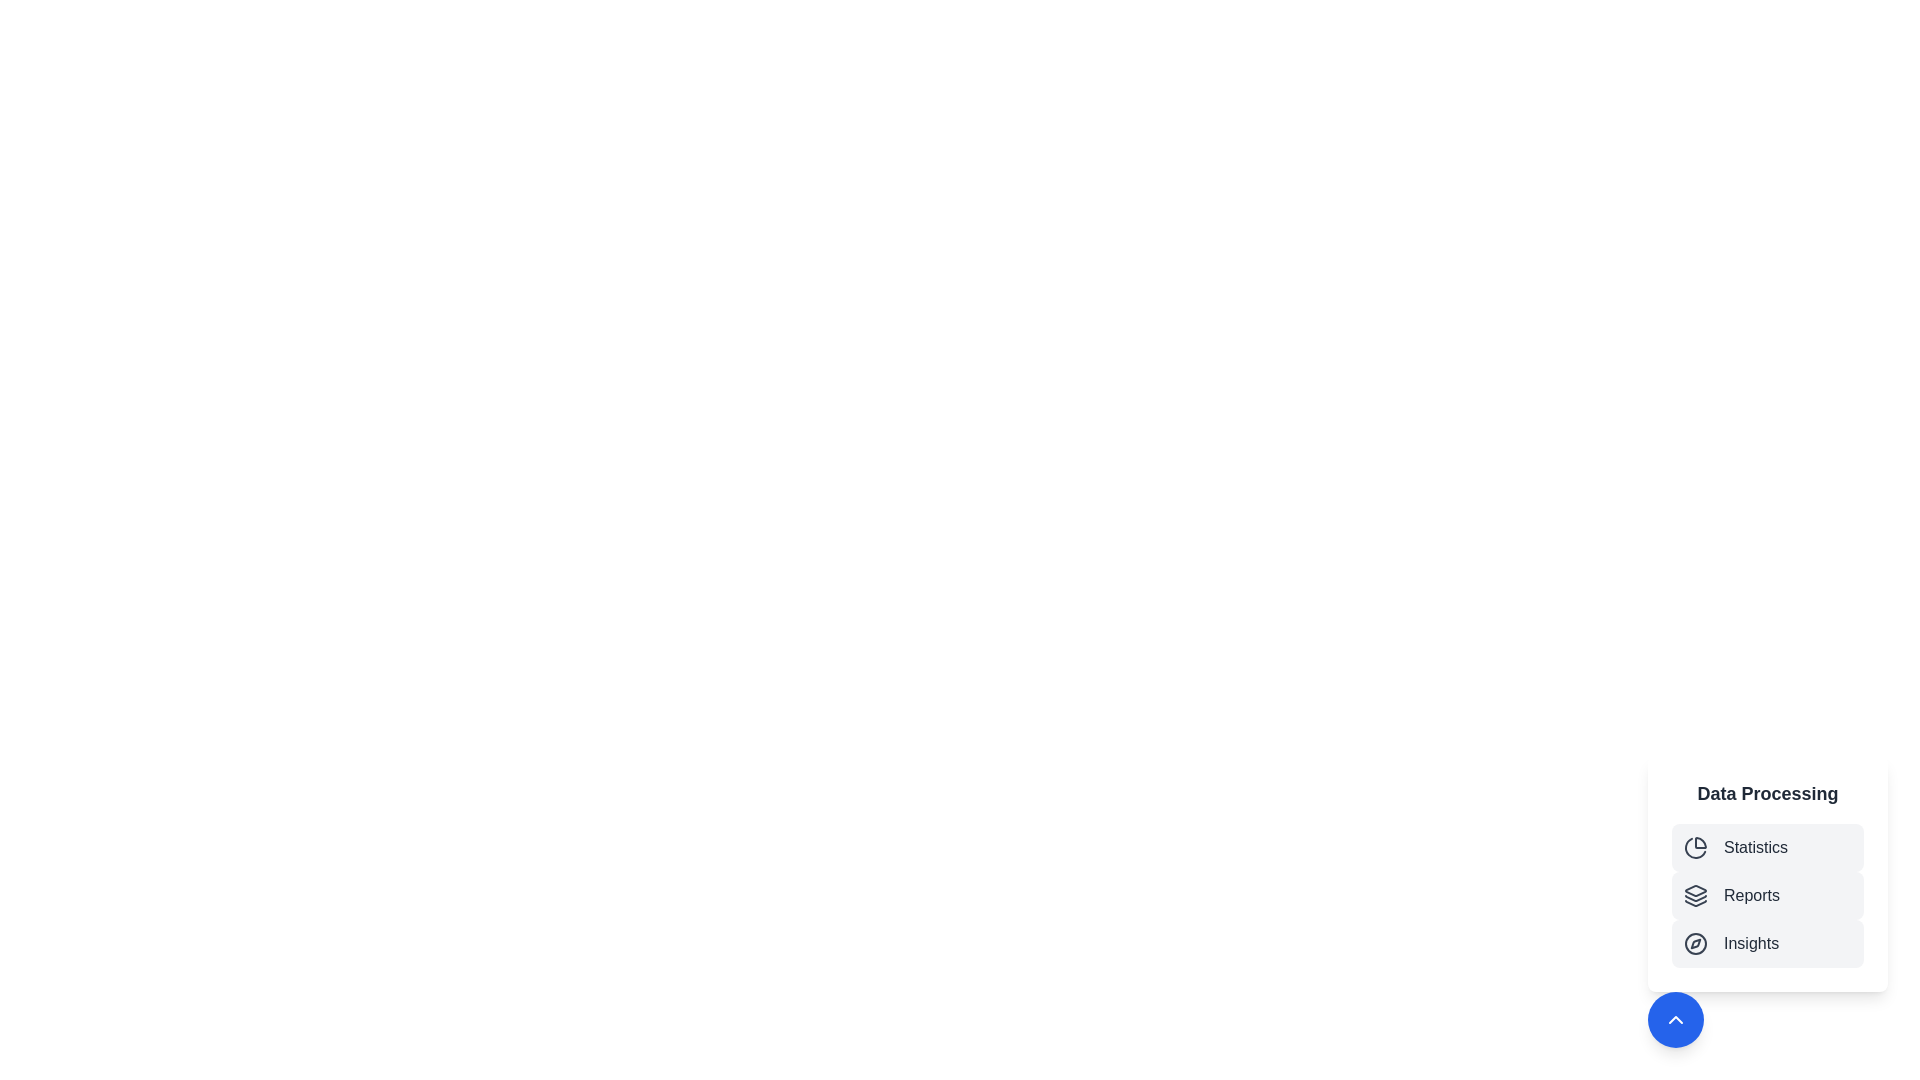 The width and height of the screenshot is (1920, 1080). I want to click on the 'Reports' menu item, so click(1767, 894).